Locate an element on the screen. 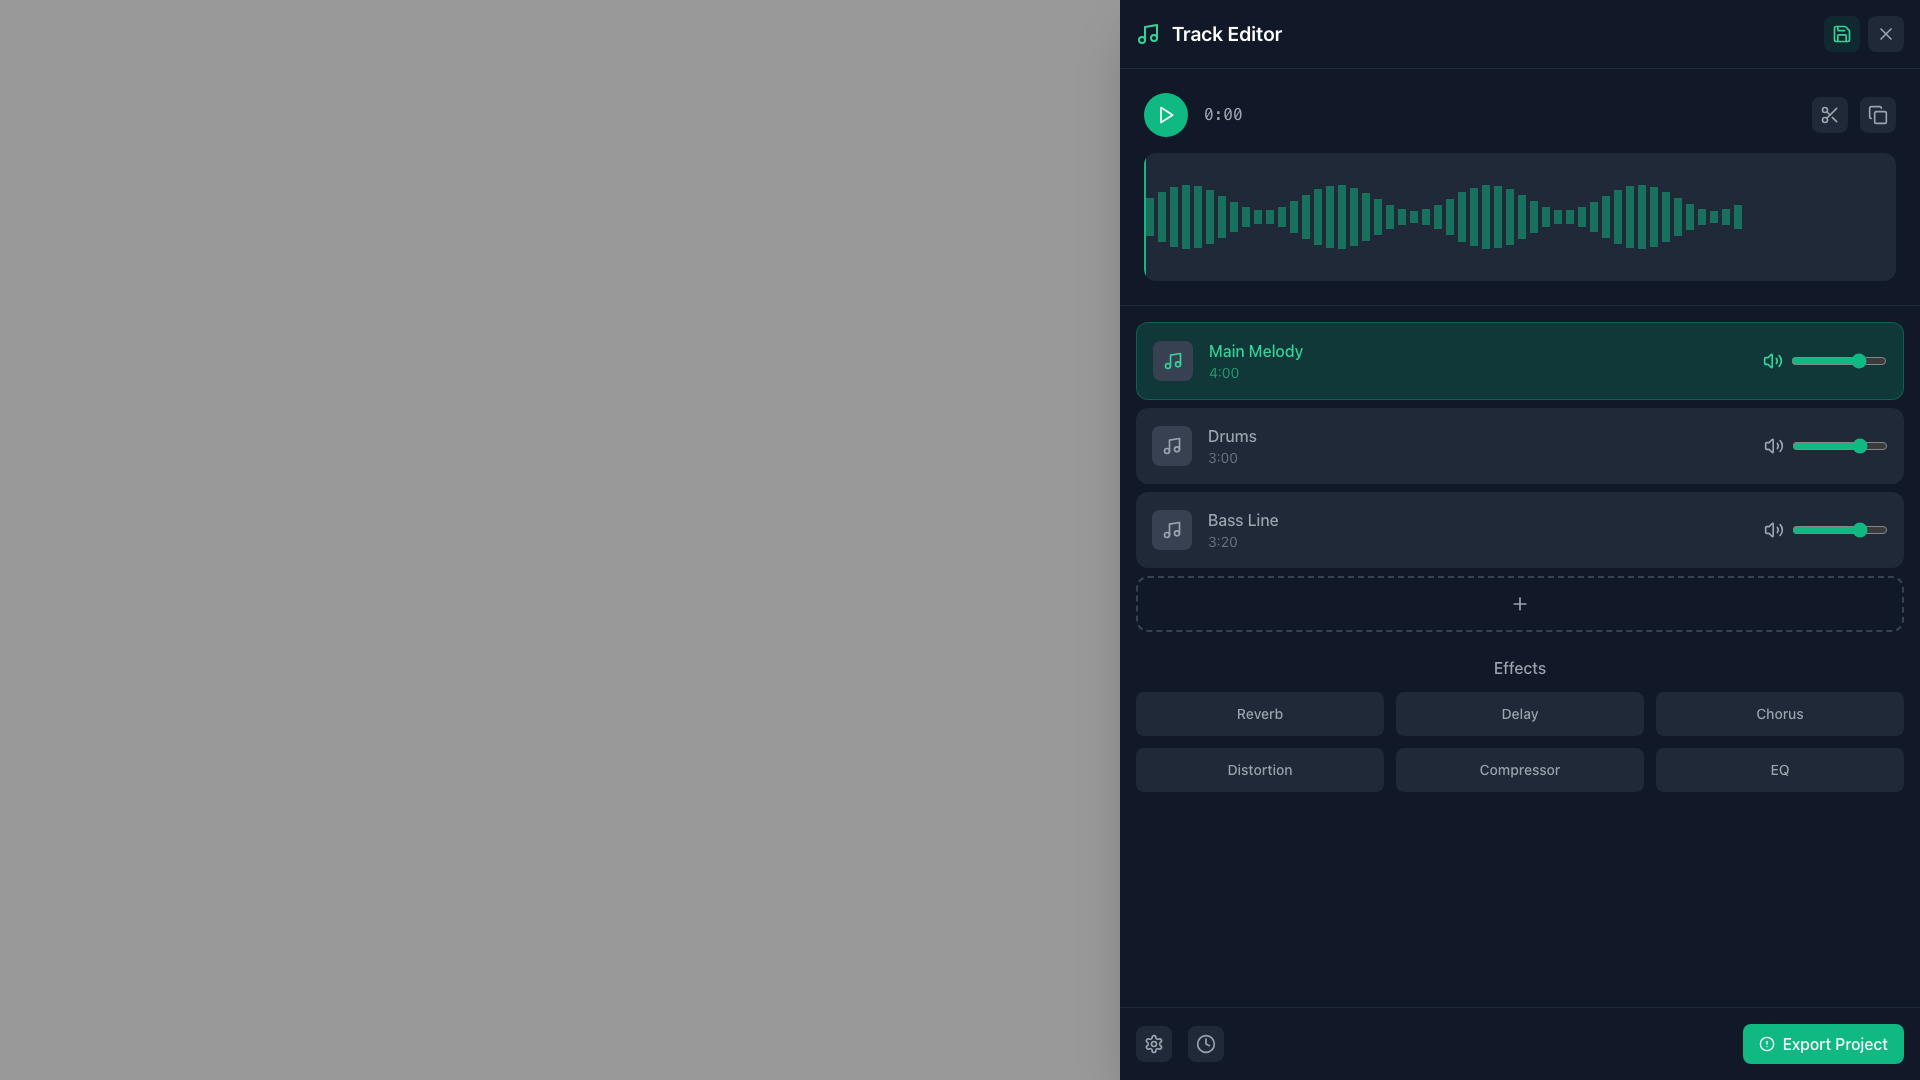 The image size is (1920, 1080). the volume slider is located at coordinates (1829, 361).